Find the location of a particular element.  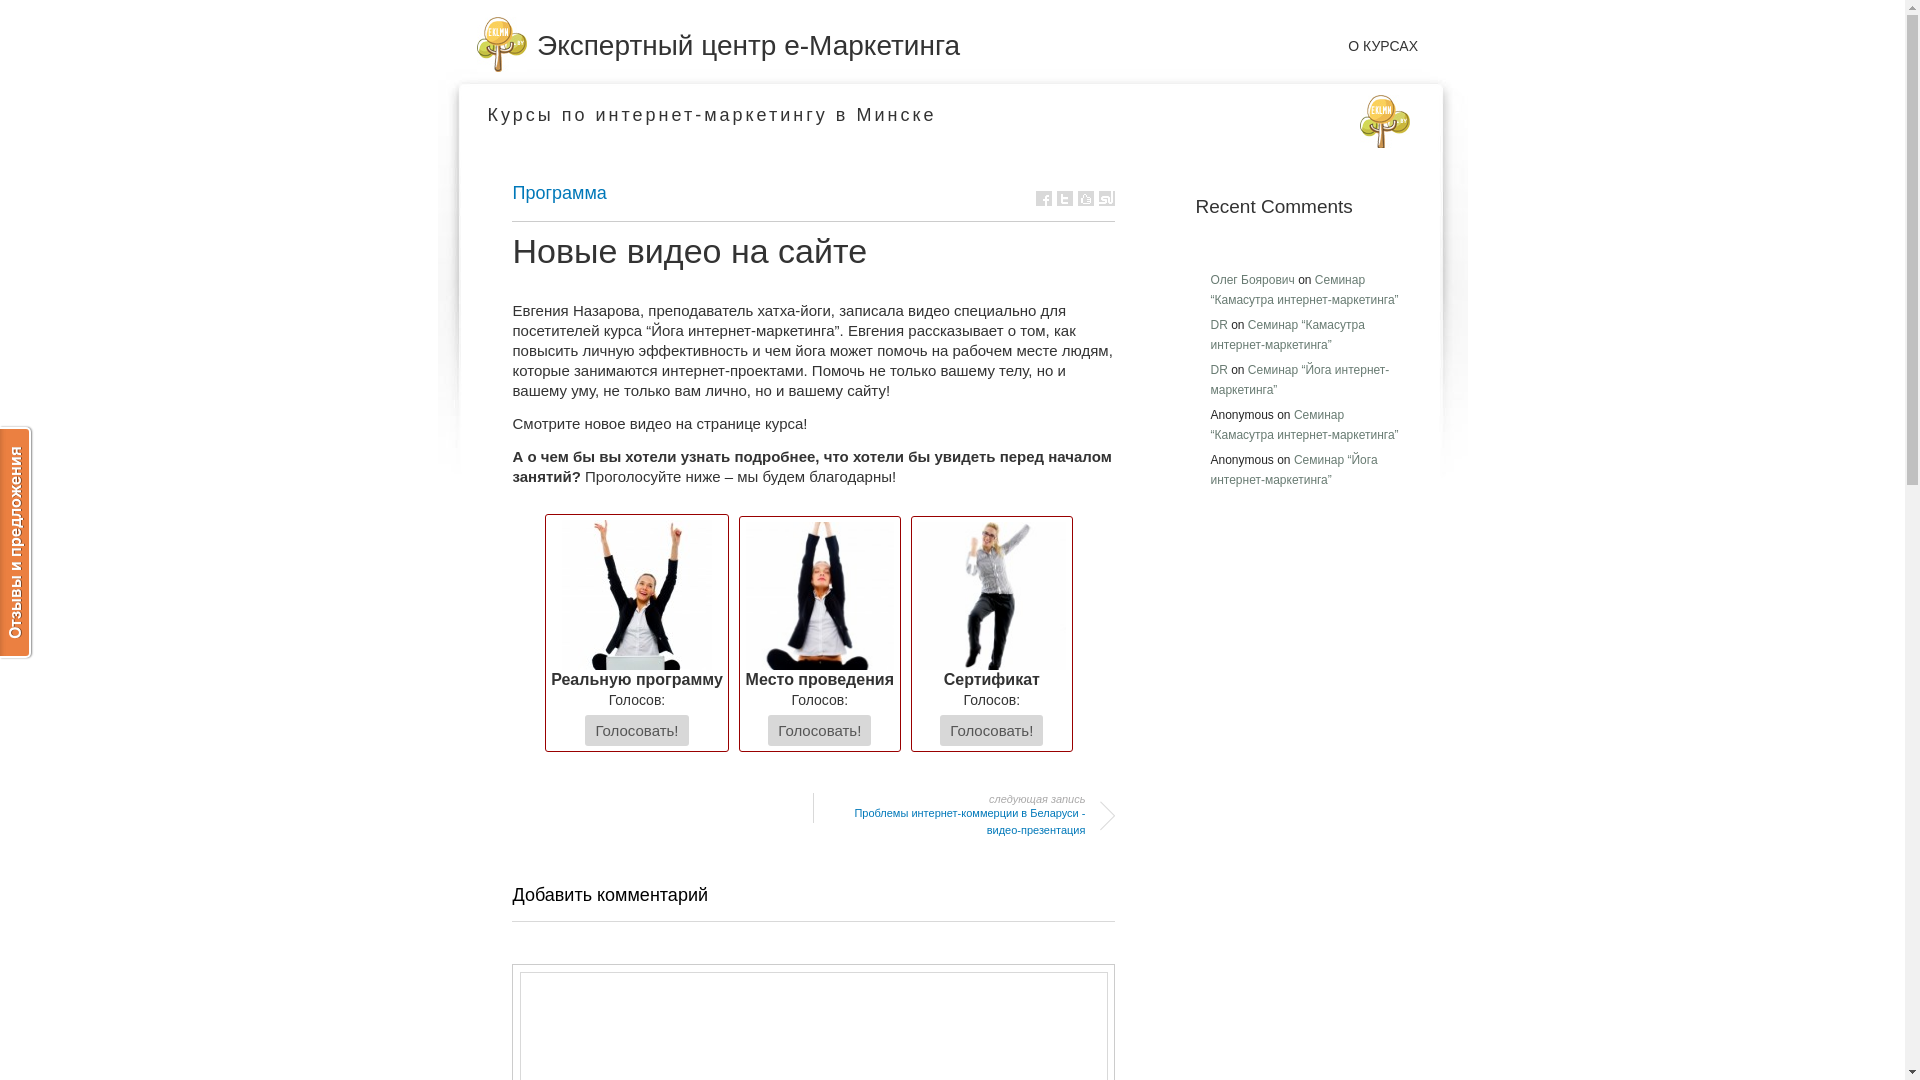

'DR' is located at coordinates (1217, 370).